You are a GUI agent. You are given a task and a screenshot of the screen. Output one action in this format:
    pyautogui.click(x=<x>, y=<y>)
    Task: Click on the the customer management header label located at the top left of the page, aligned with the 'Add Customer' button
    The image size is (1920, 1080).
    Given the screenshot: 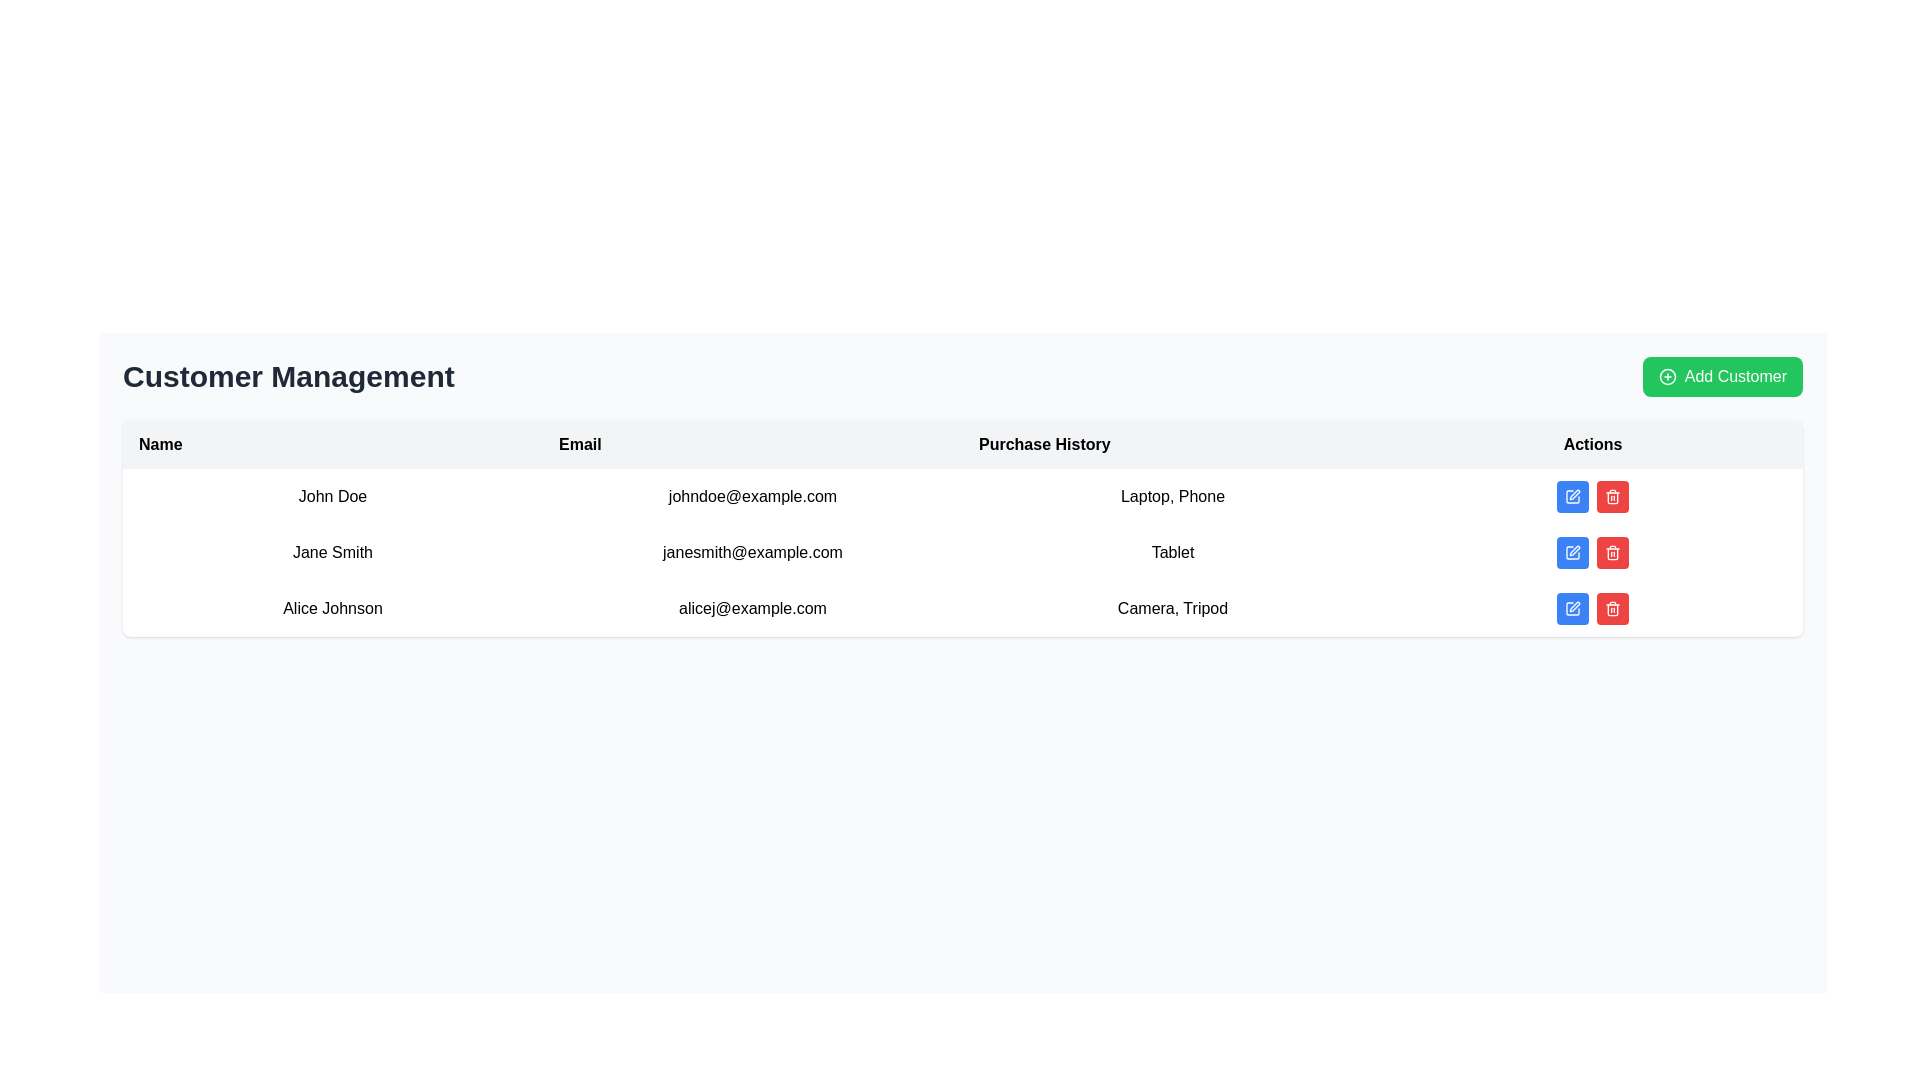 What is the action you would take?
    pyautogui.click(x=287, y=377)
    